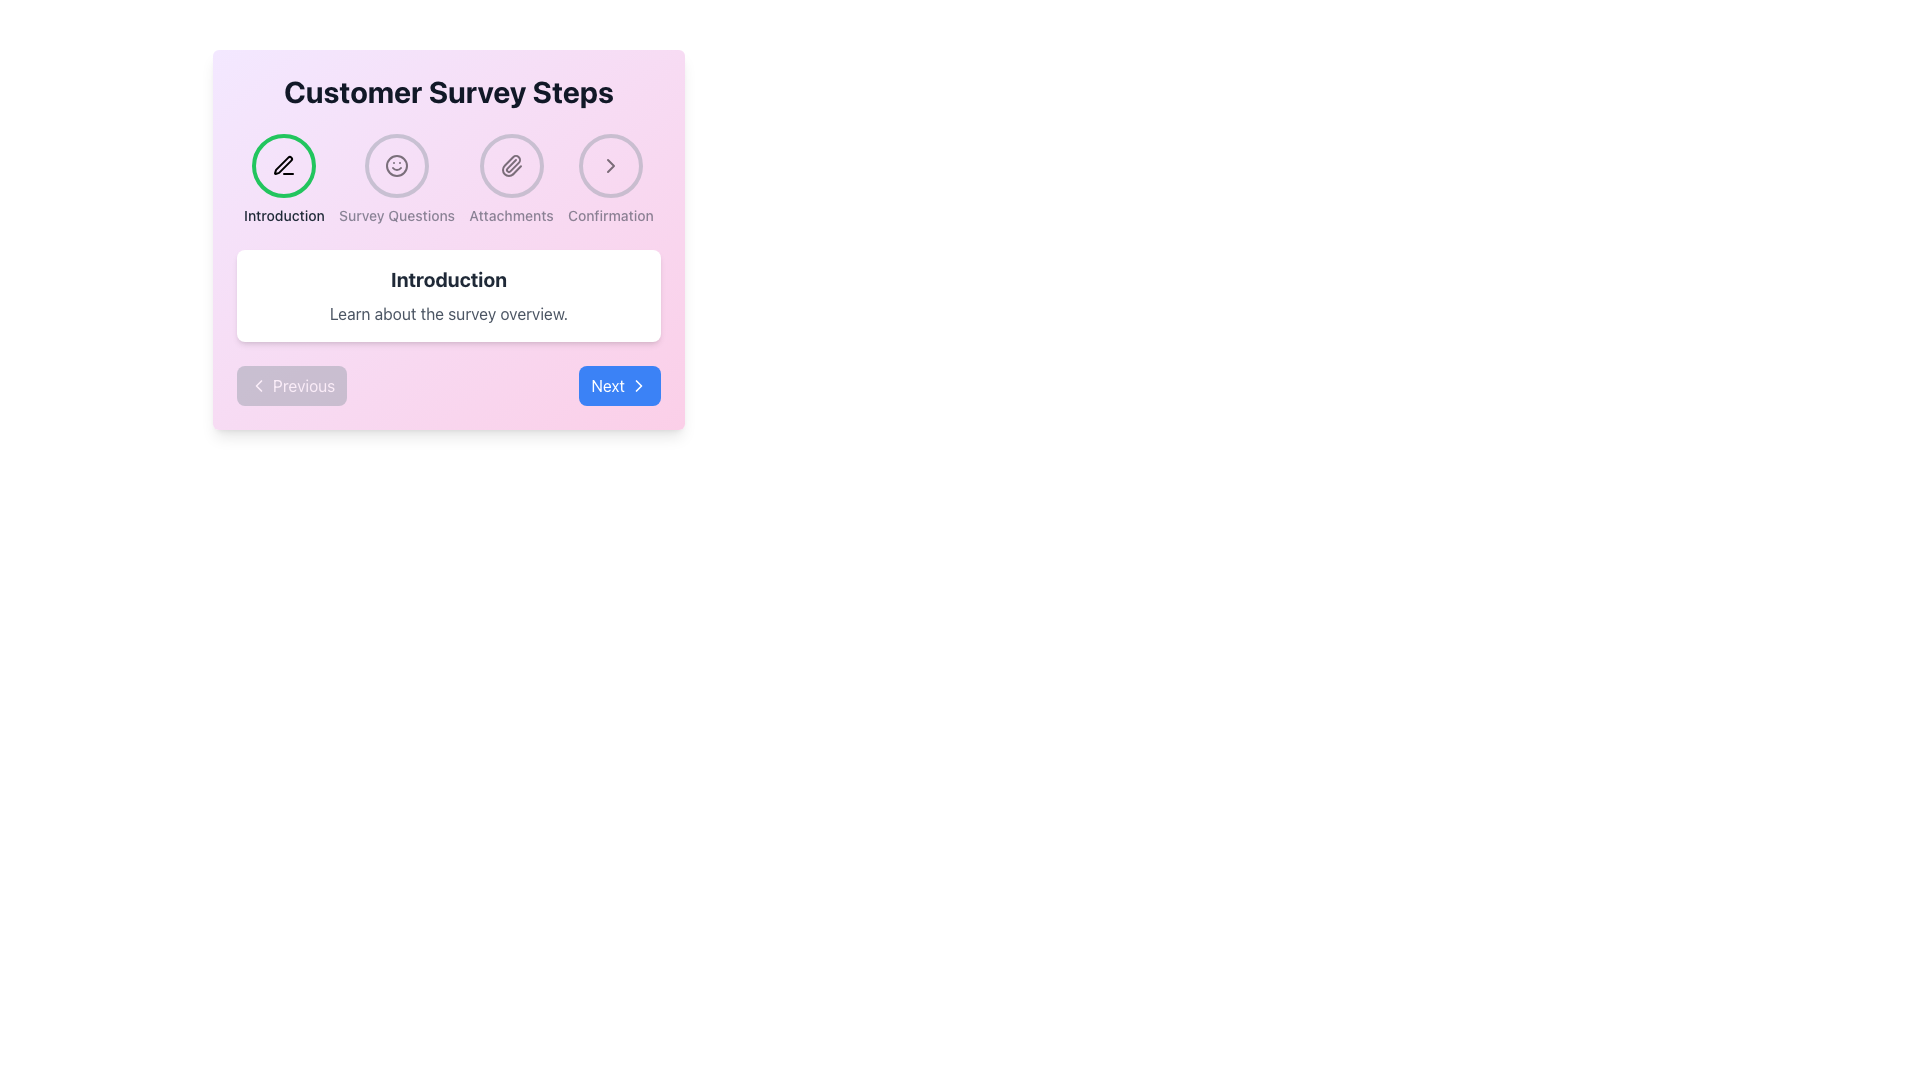  What do you see at coordinates (283, 180) in the screenshot?
I see `the Interactive navigation step indicator, which is a circular green-bordered icon with a black pen icon and the text 'Introduction' below it, located at the top-left of the main window` at bounding box center [283, 180].